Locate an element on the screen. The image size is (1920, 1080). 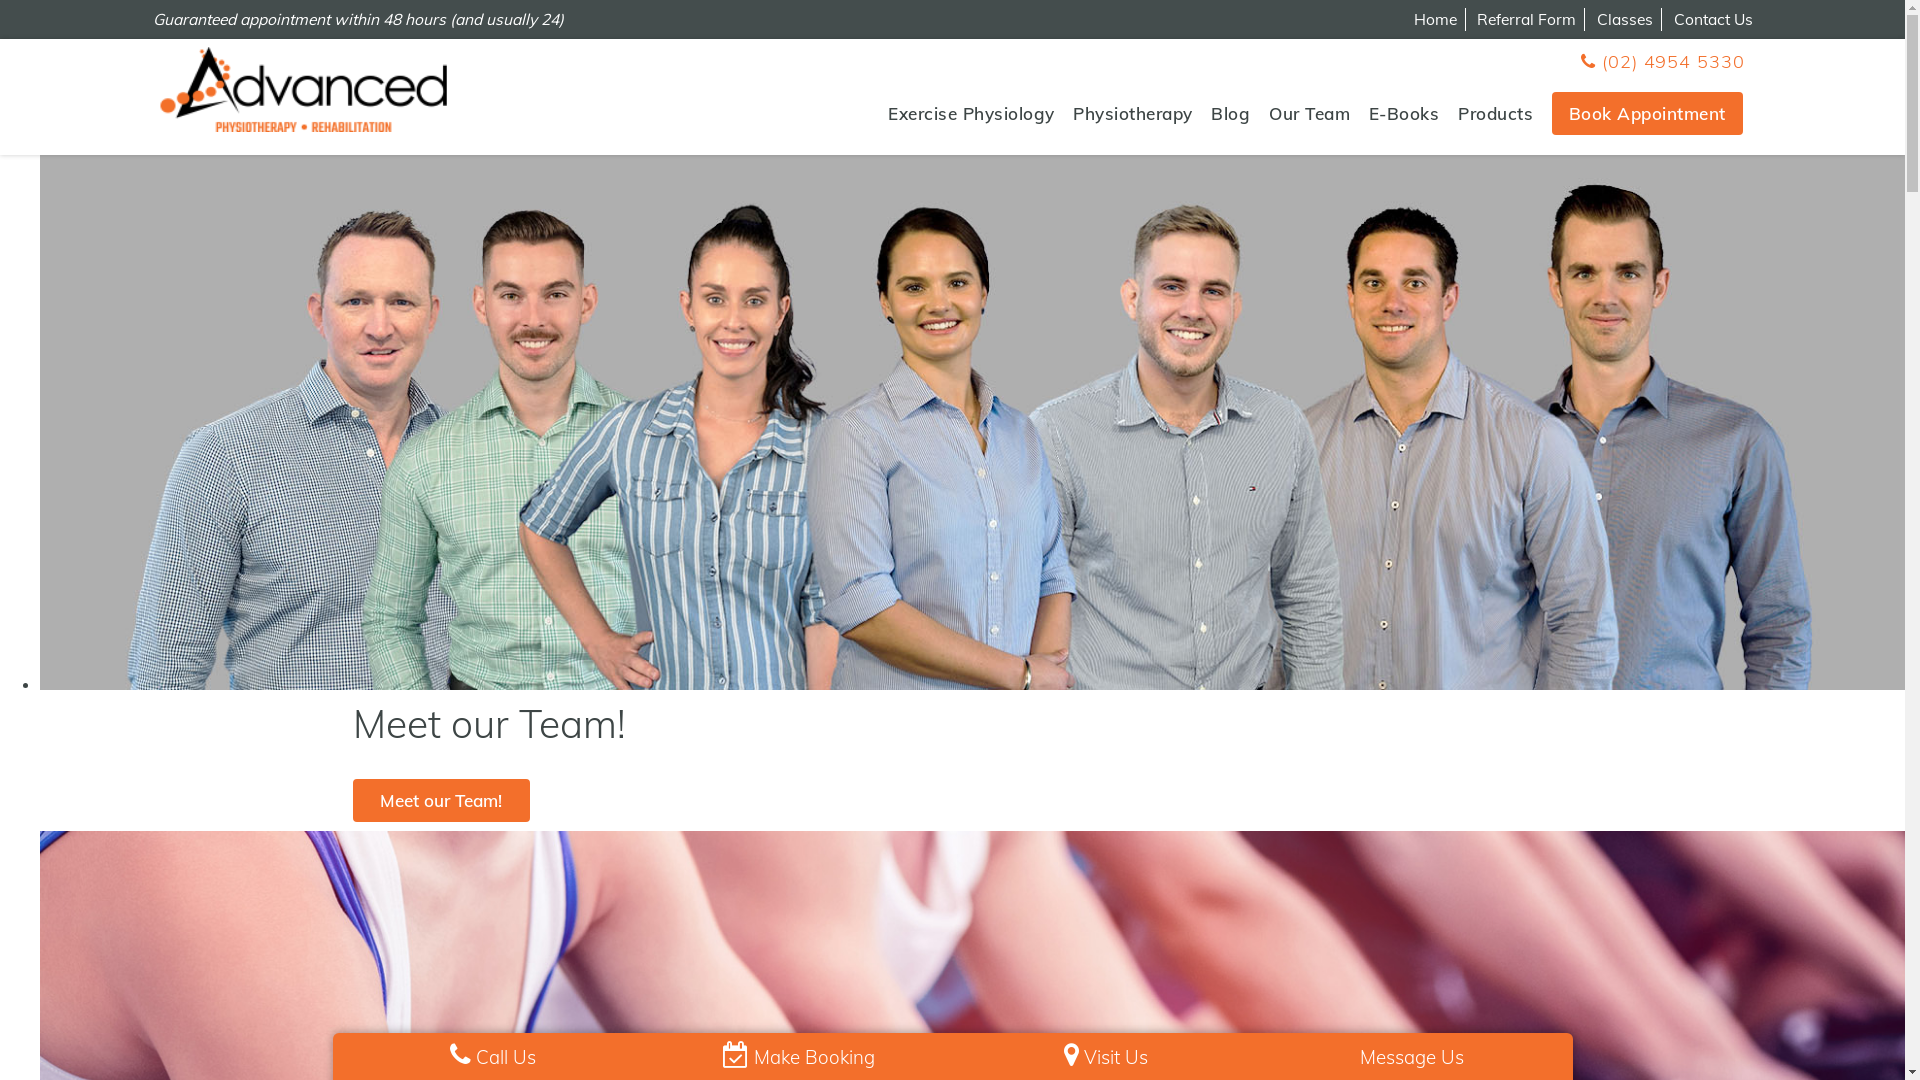
'Blog' is located at coordinates (1229, 113).